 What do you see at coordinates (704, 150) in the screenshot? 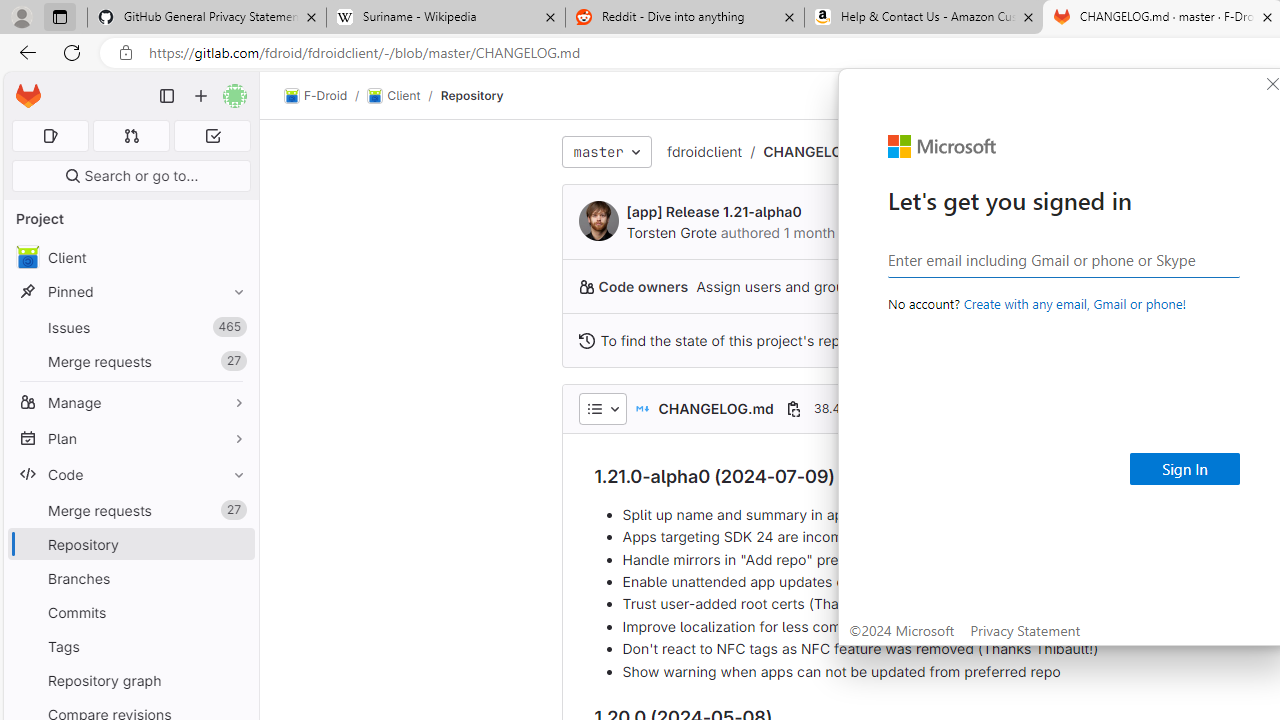
I see `'fdroidclient'` at bounding box center [704, 150].